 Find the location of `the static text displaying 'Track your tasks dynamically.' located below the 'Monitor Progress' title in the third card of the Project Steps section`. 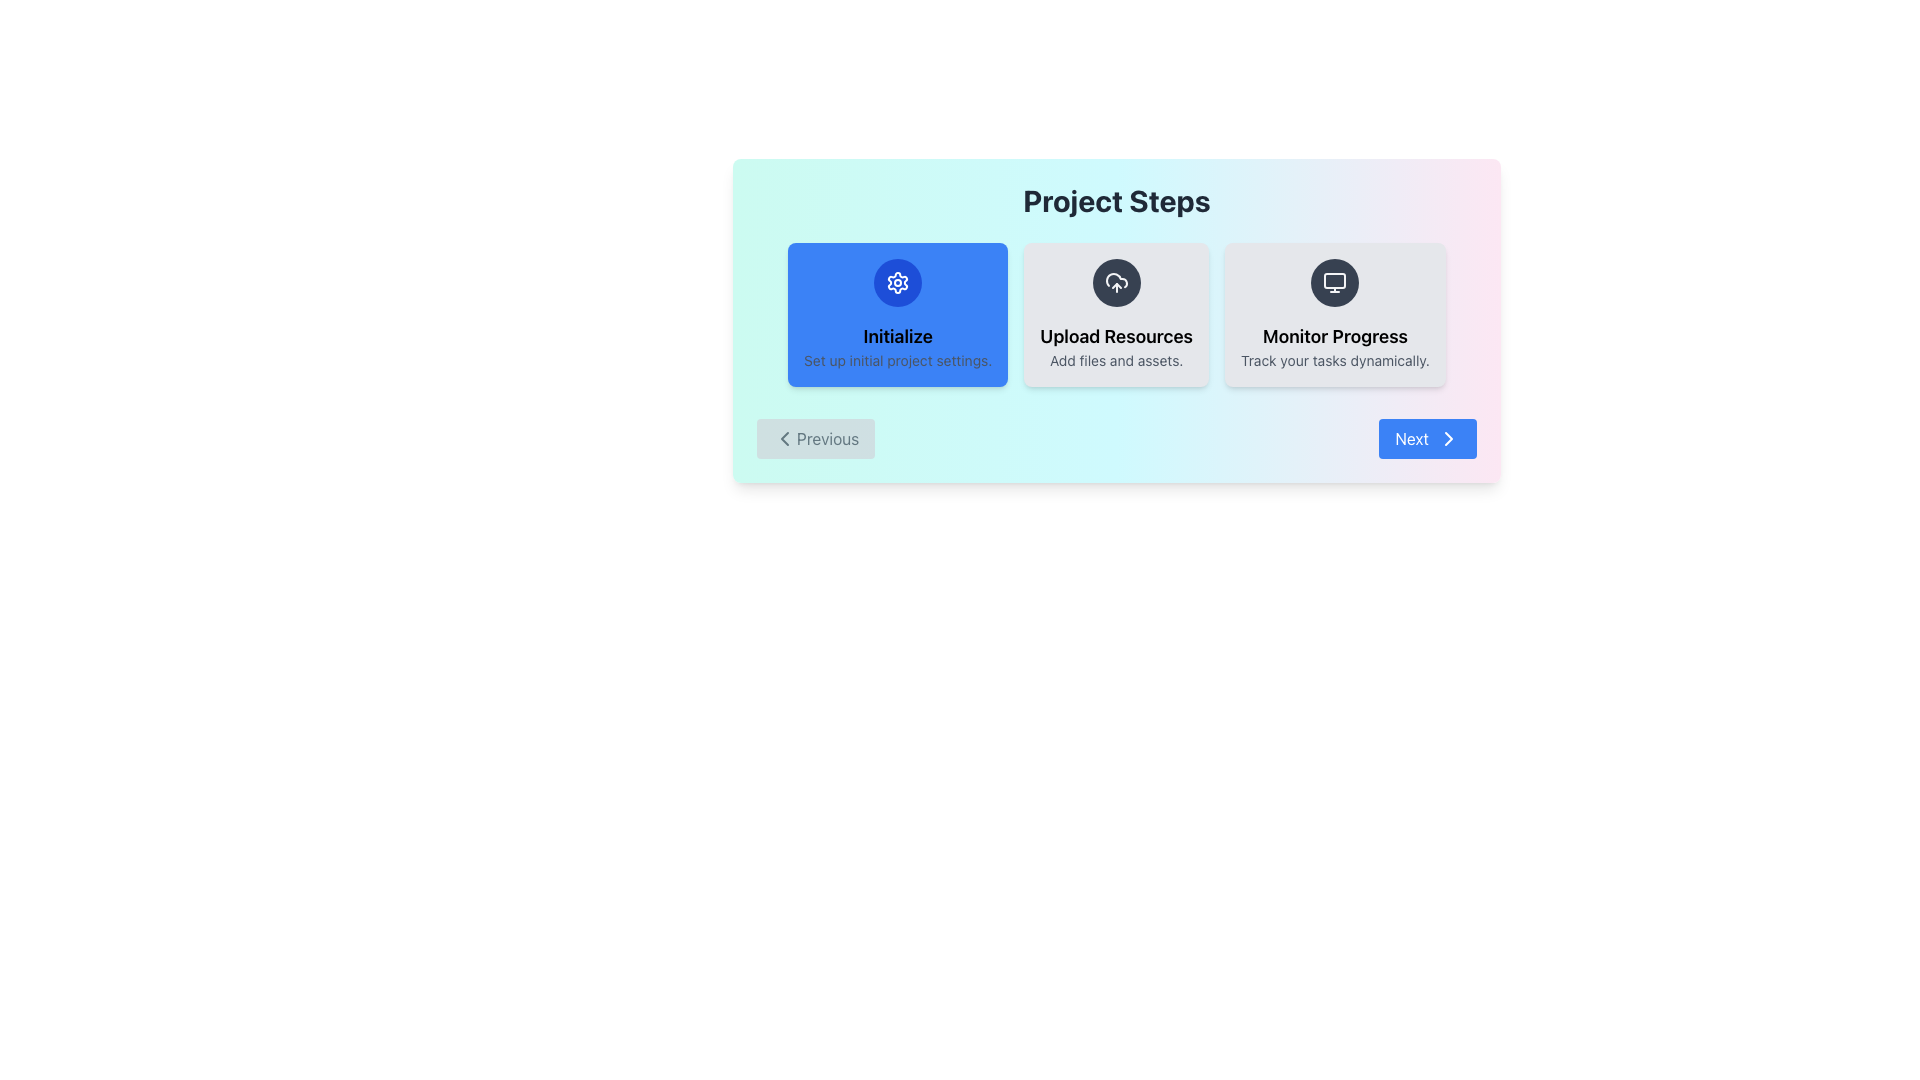

the static text displaying 'Track your tasks dynamically.' located below the 'Monitor Progress' title in the third card of the Project Steps section is located at coordinates (1335, 361).